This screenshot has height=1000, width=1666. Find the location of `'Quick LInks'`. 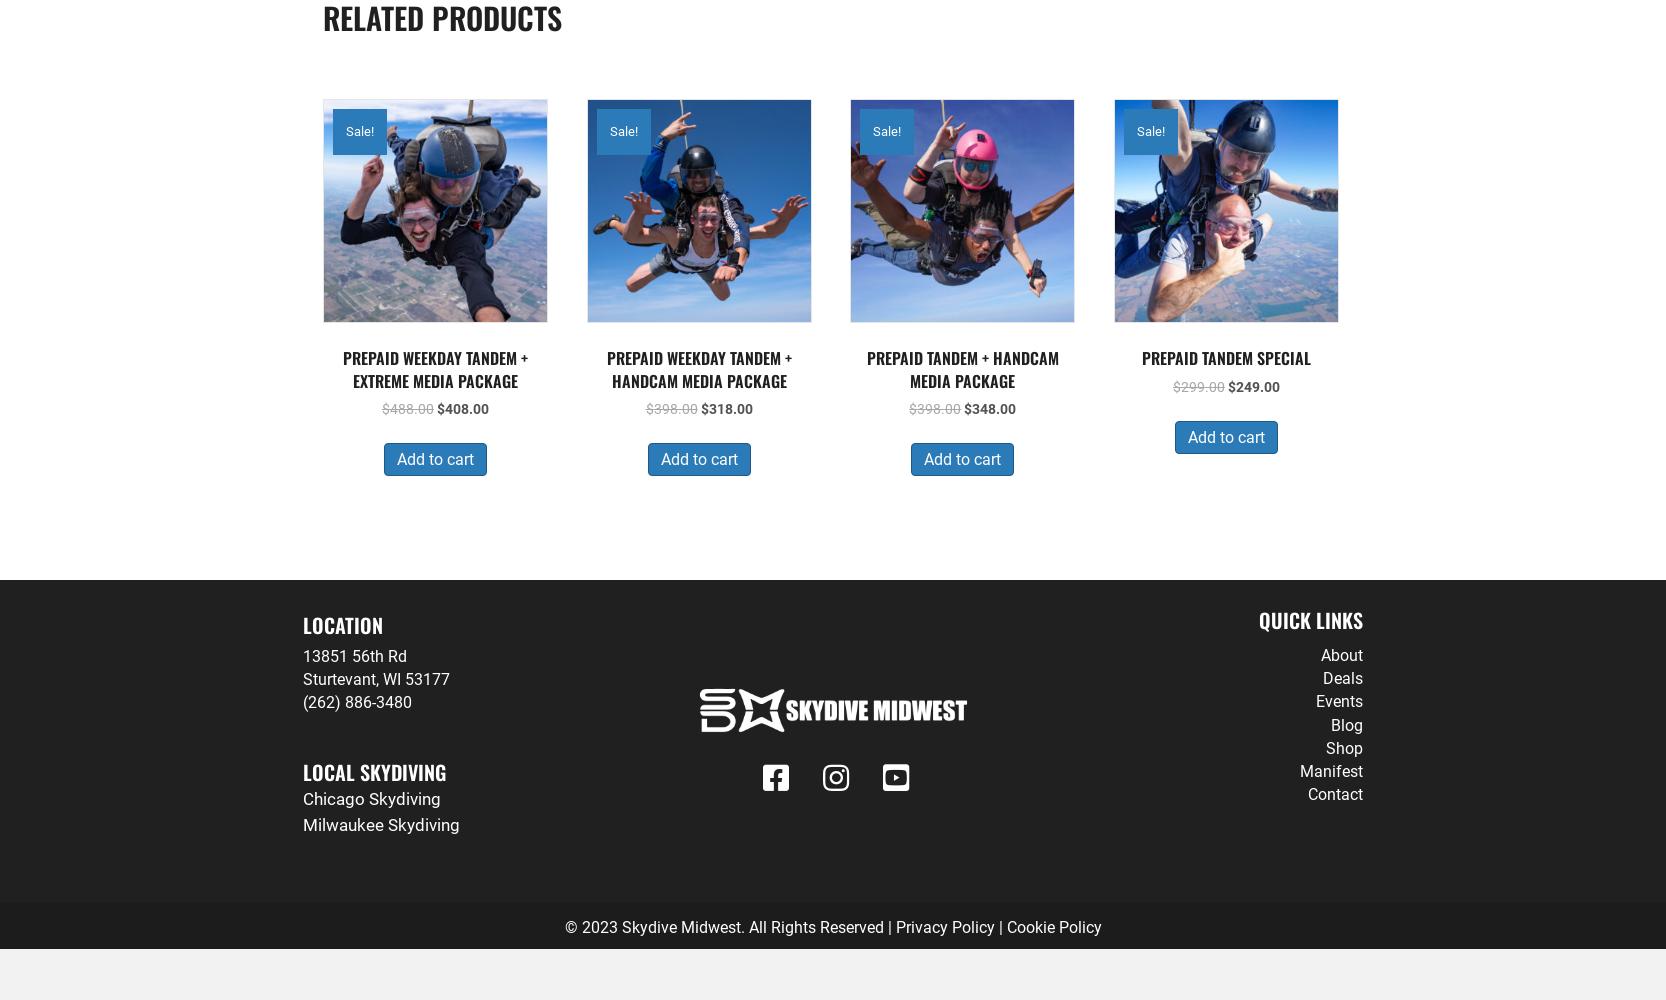

'Quick LInks' is located at coordinates (1310, 619).